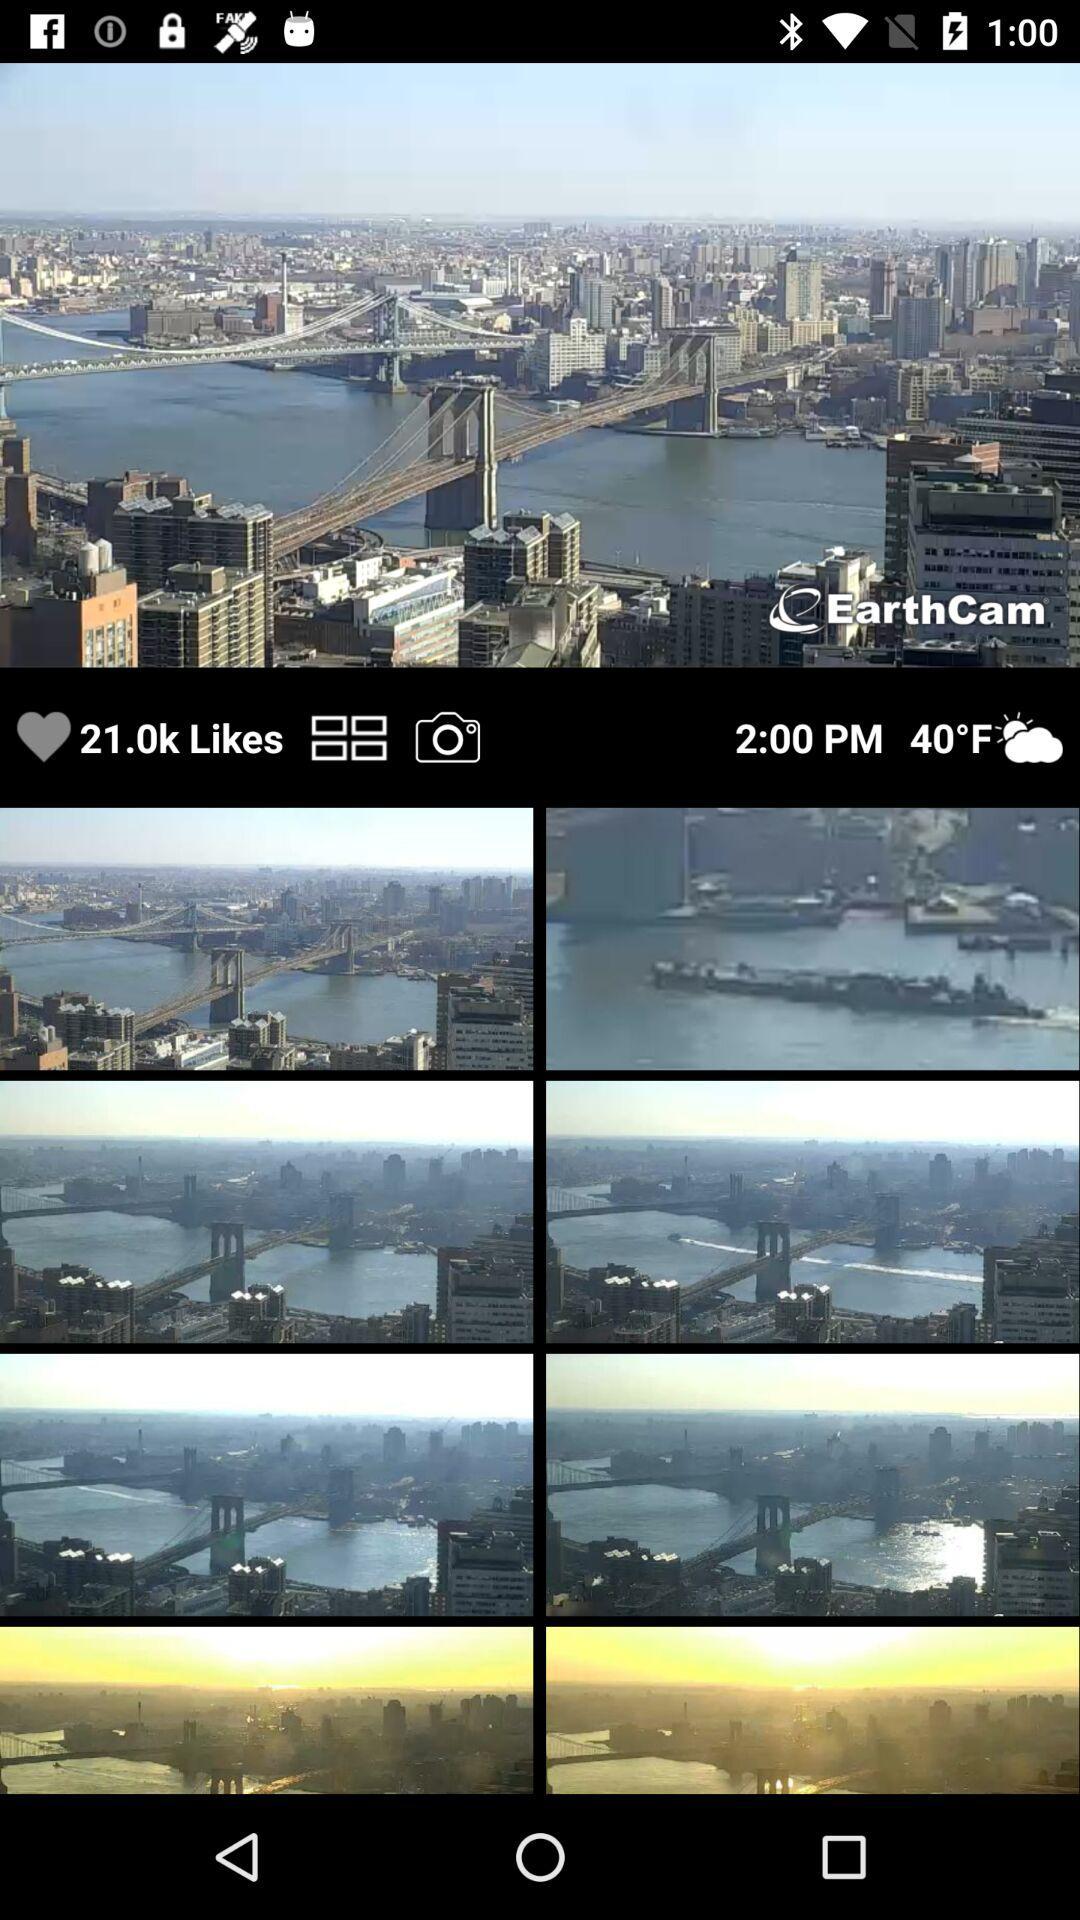  What do you see at coordinates (446, 736) in the screenshot?
I see `the camera symbol at the bottom of the first image` at bounding box center [446, 736].